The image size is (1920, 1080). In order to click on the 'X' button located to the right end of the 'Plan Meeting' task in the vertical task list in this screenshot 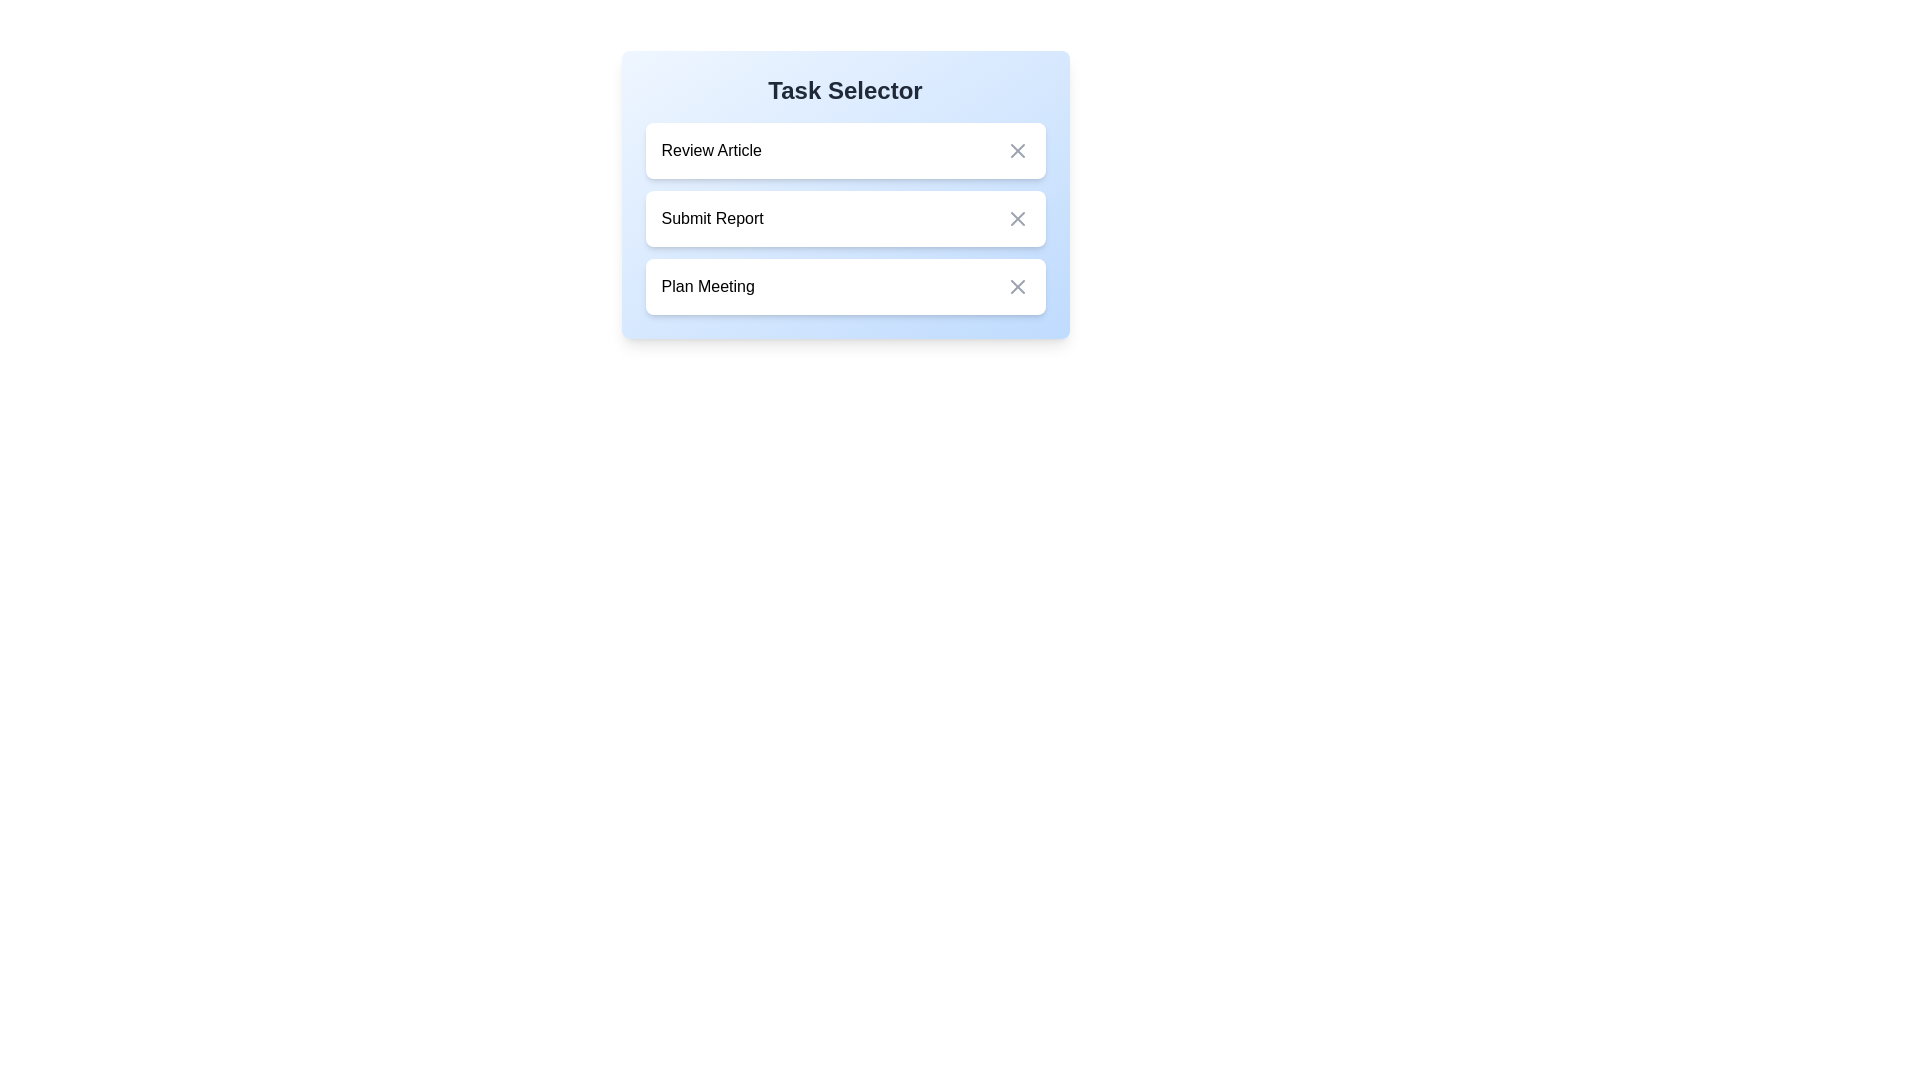, I will do `click(1017, 286)`.